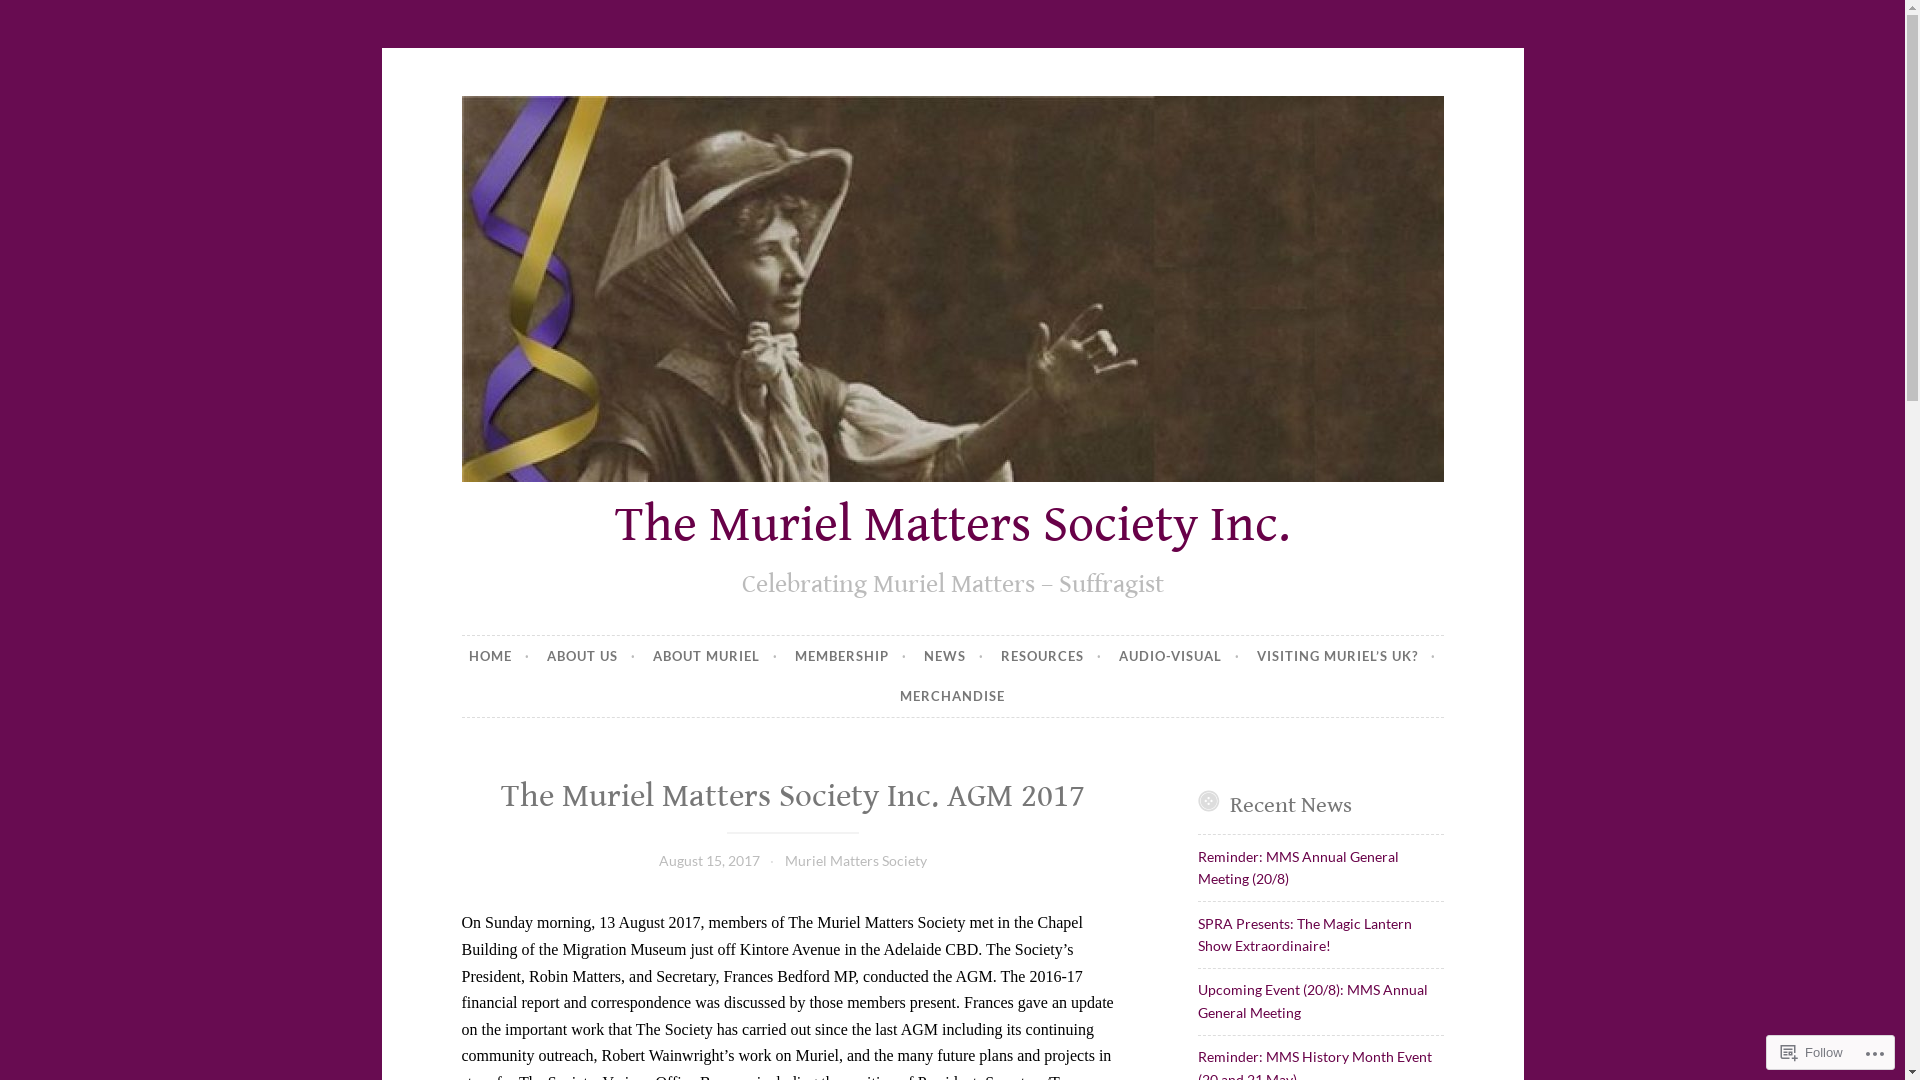 This screenshot has height=1080, width=1920. What do you see at coordinates (953, 655) in the screenshot?
I see `'NEWS'` at bounding box center [953, 655].